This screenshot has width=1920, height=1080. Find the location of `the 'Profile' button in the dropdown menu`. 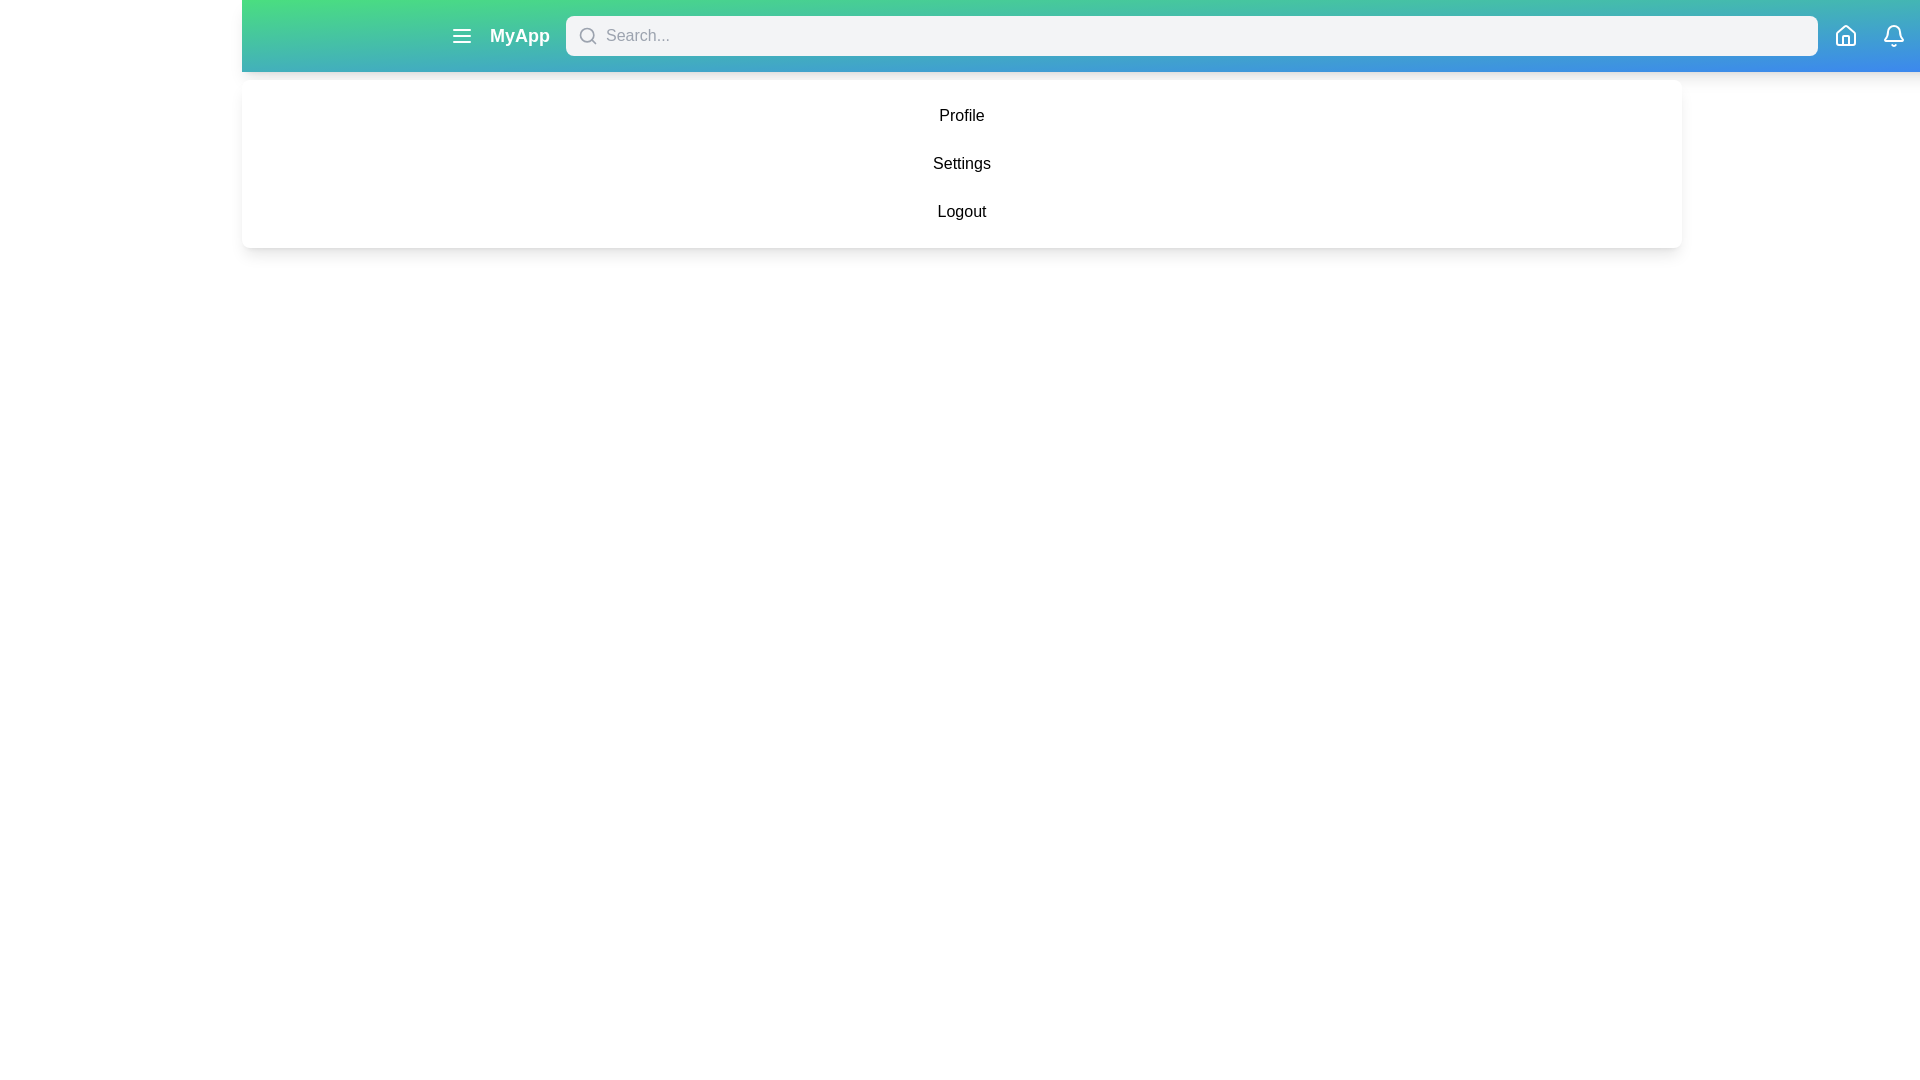

the 'Profile' button in the dropdown menu is located at coordinates (961, 115).